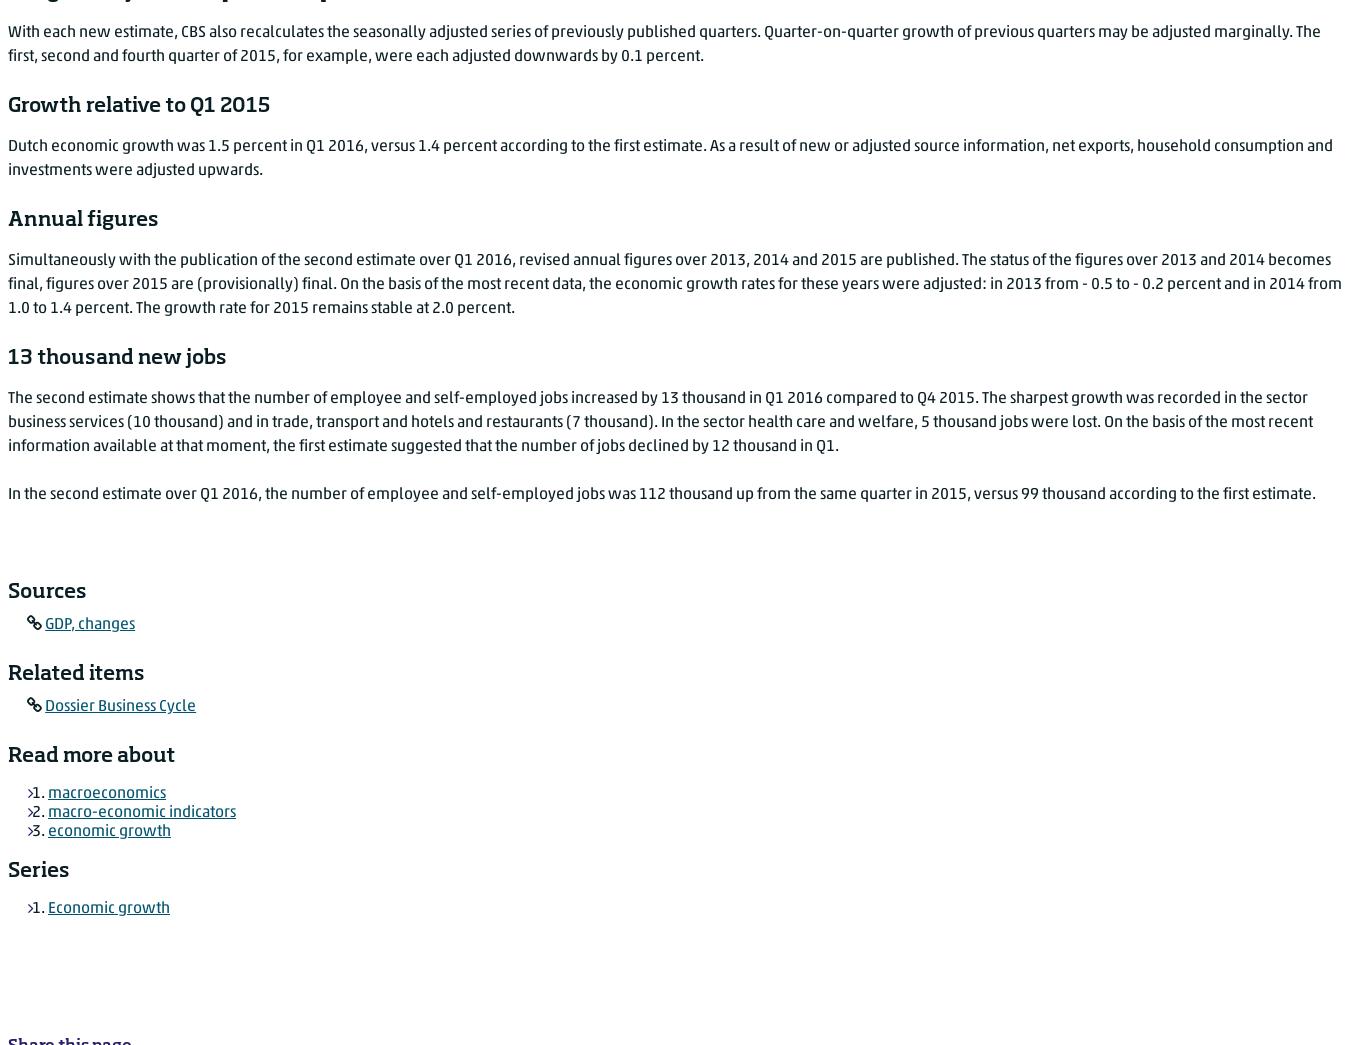 This screenshot has height=1045, width=1357. I want to click on '10 thousand', so click(175, 421).